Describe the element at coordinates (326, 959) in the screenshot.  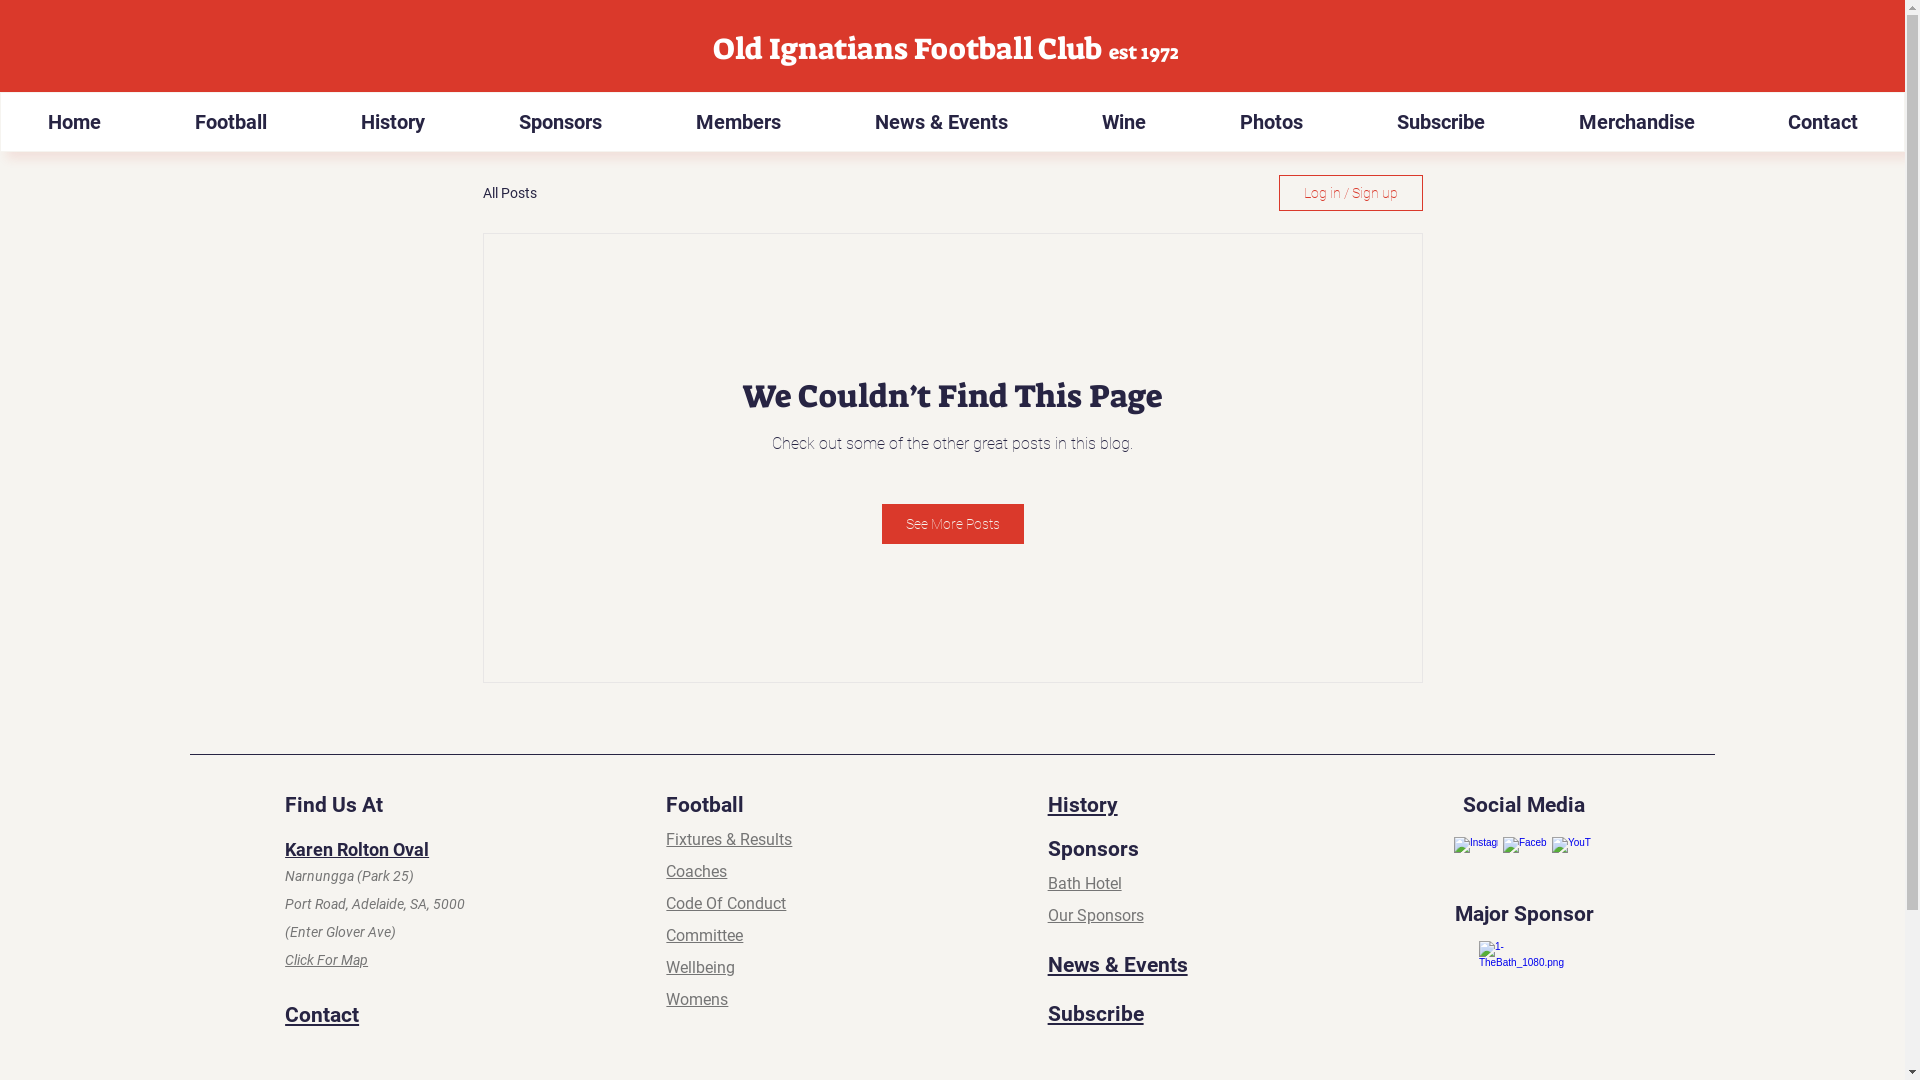
I see `'Click For Map'` at that location.